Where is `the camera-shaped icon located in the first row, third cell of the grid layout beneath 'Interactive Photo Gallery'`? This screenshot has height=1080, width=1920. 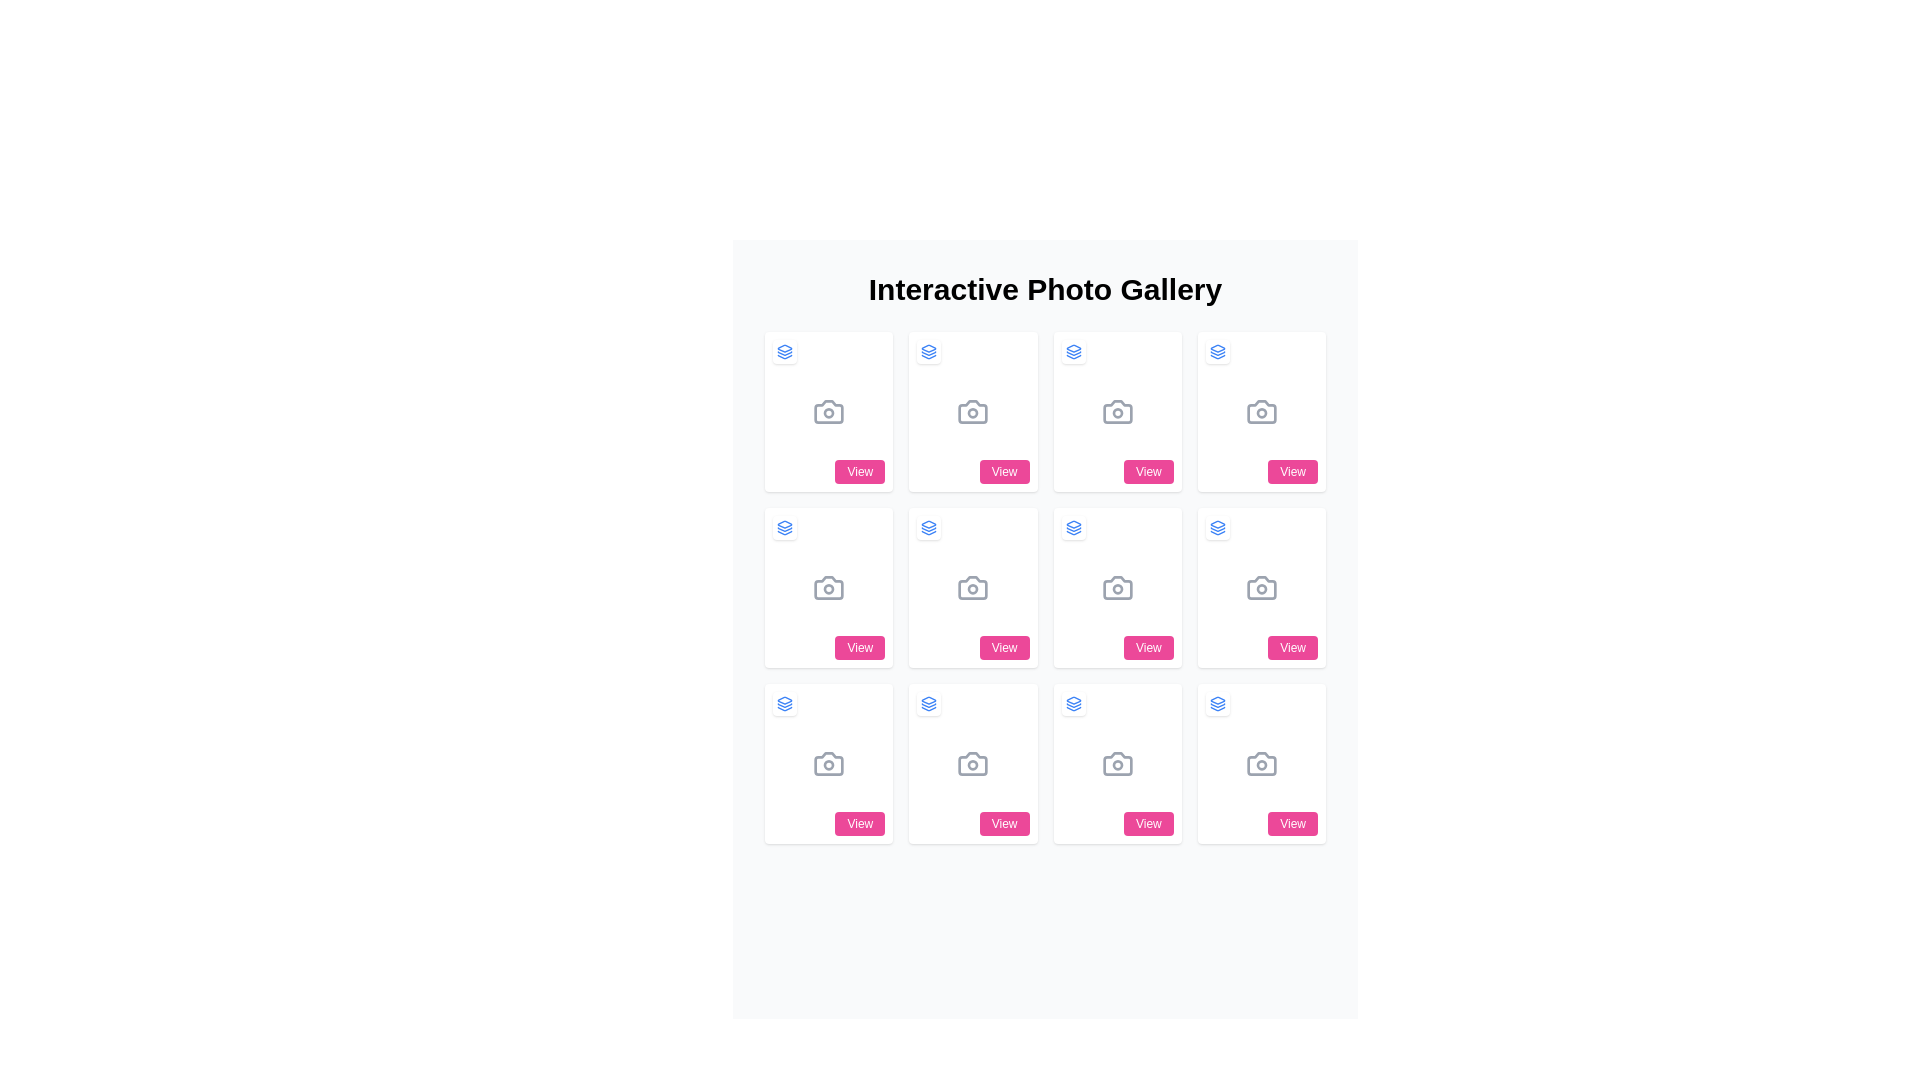 the camera-shaped icon located in the first row, third cell of the grid layout beneath 'Interactive Photo Gallery' is located at coordinates (1116, 411).